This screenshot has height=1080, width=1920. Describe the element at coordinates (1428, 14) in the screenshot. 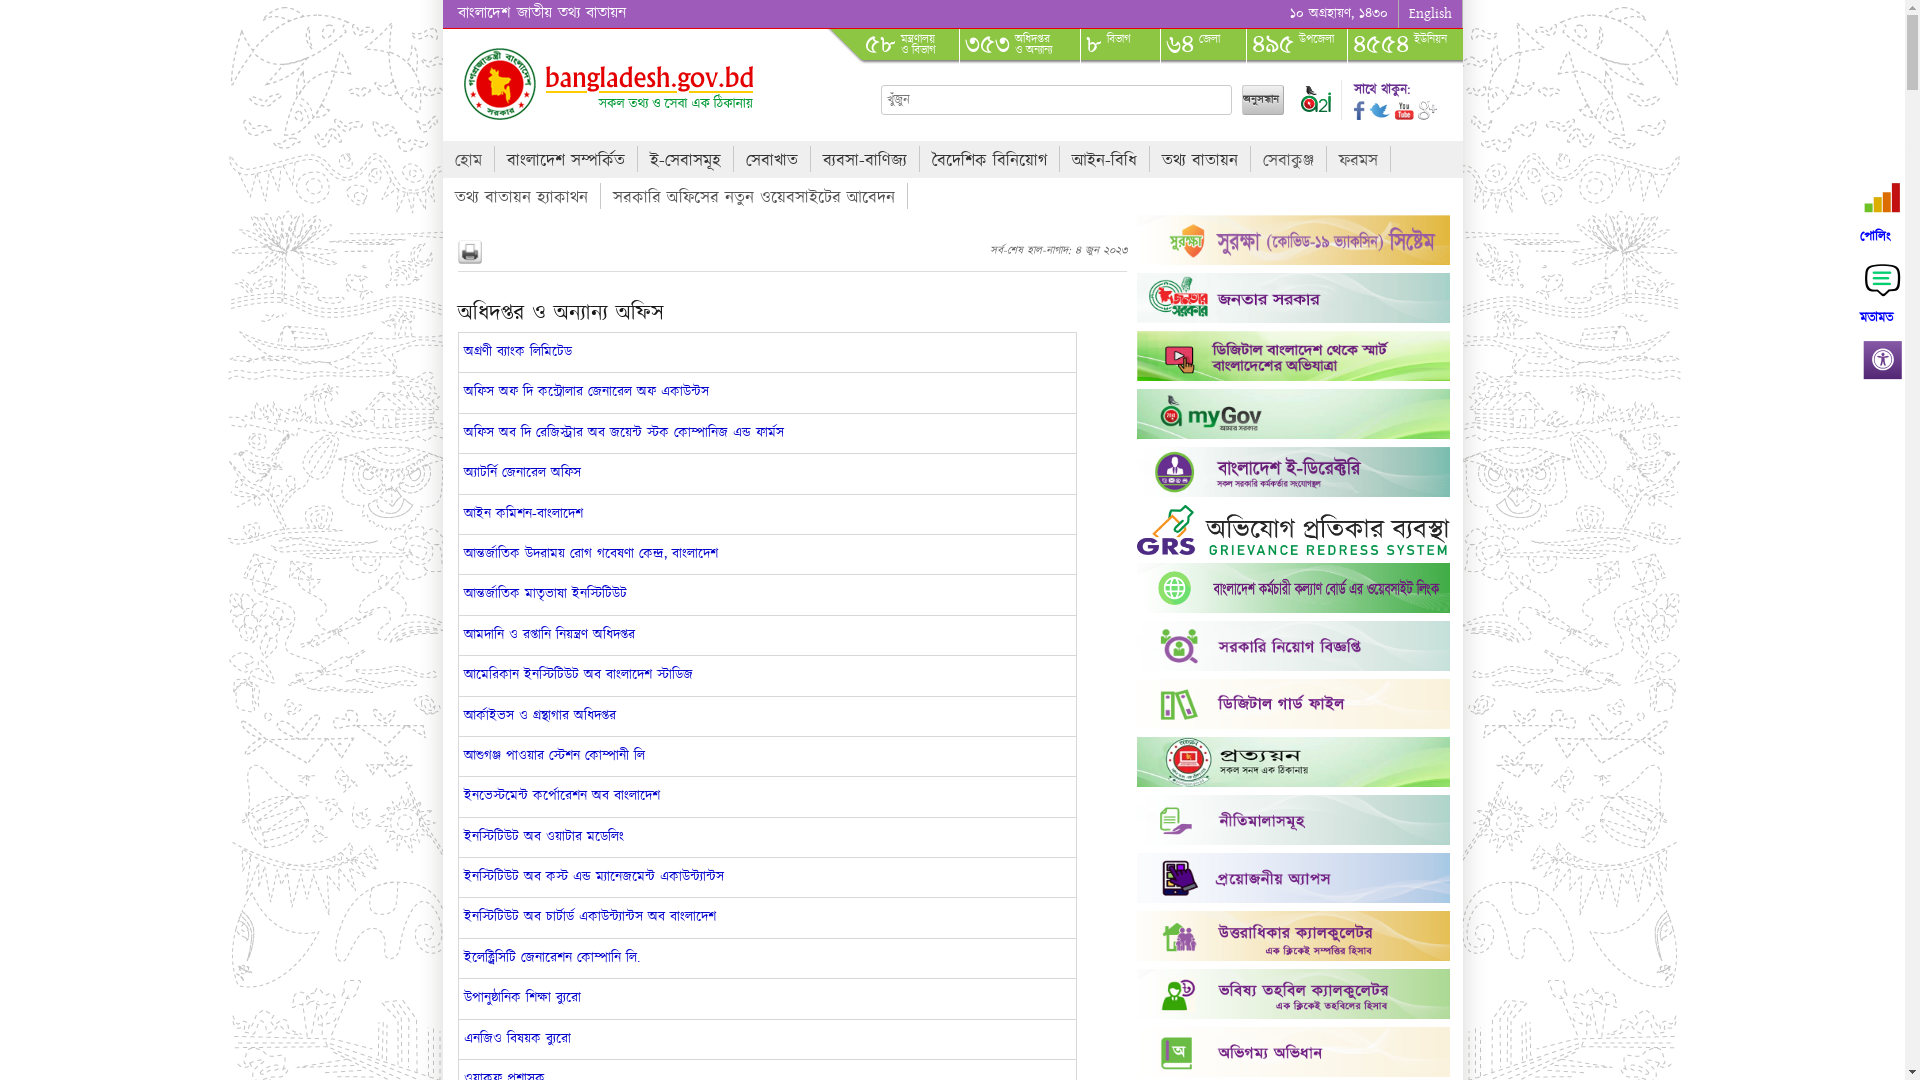

I see `'English'` at that location.